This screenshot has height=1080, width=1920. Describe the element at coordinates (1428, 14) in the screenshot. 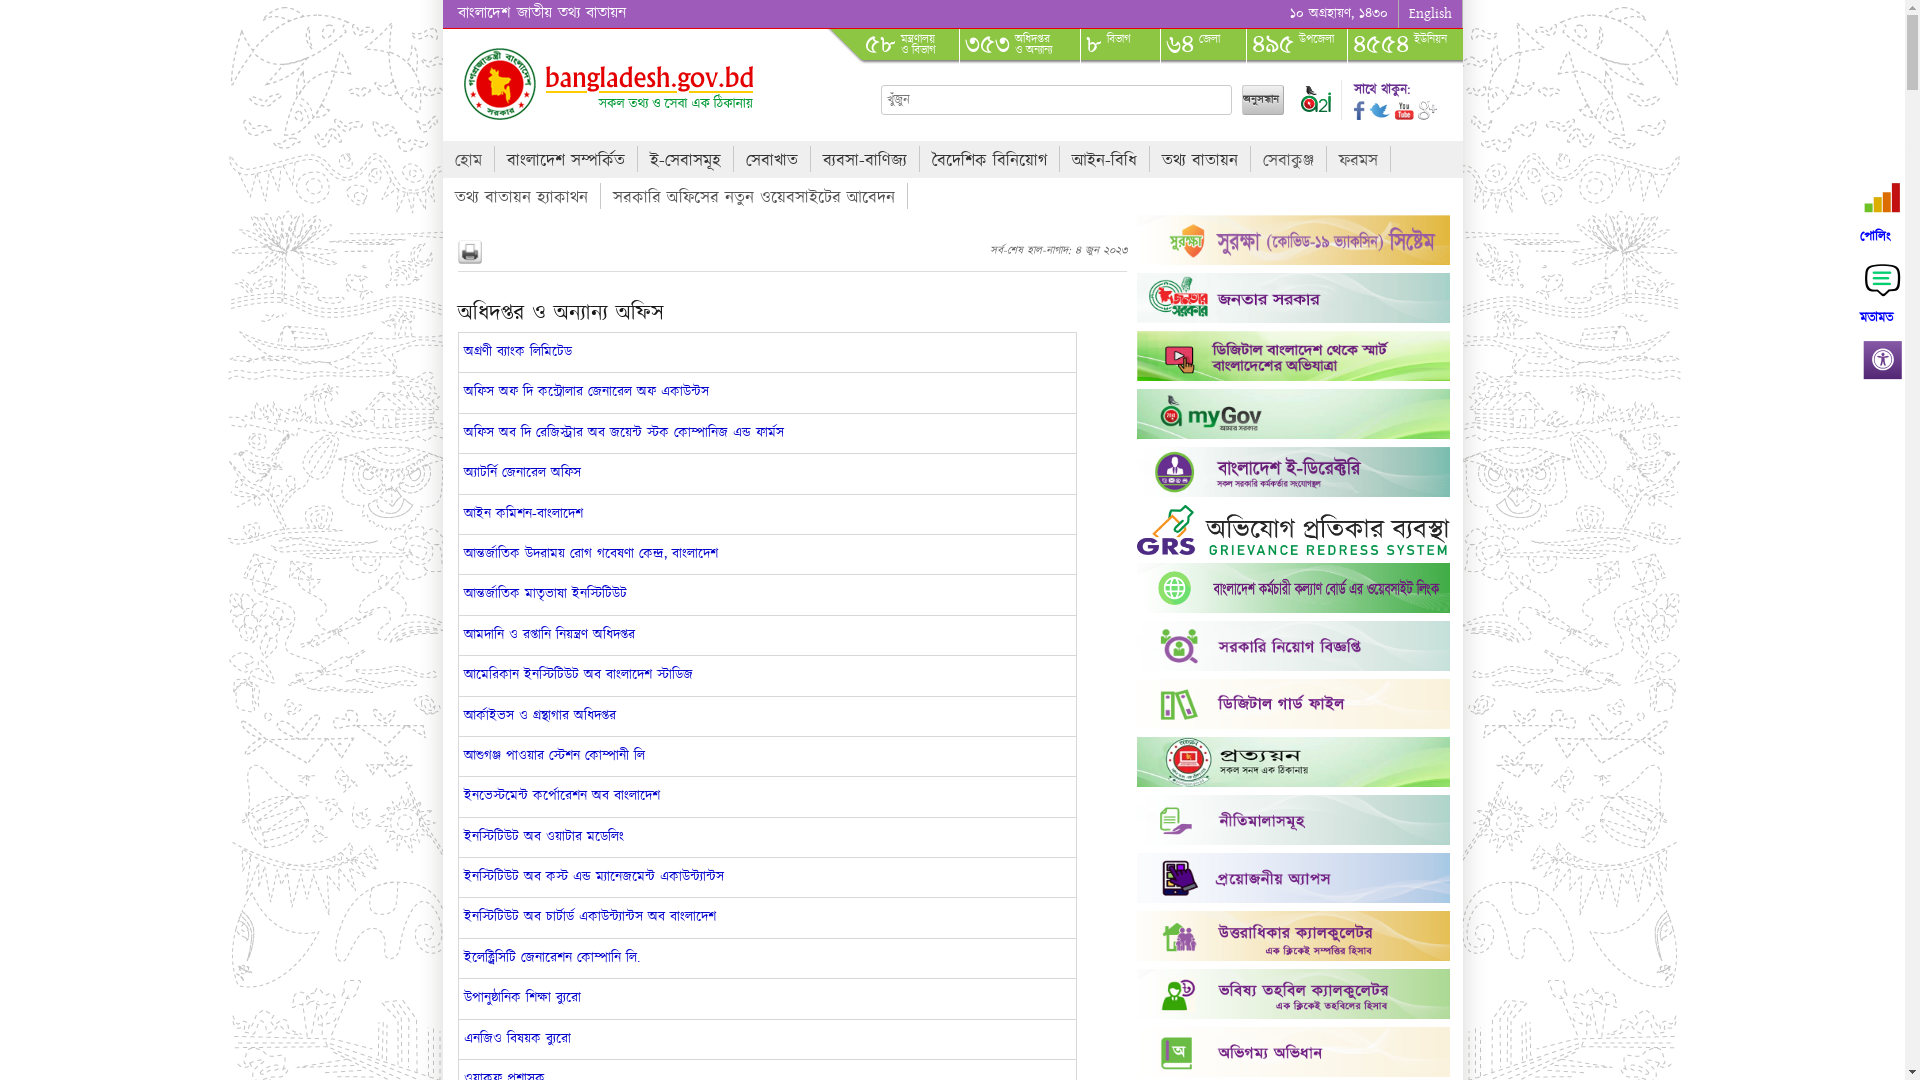

I see `'English'` at that location.